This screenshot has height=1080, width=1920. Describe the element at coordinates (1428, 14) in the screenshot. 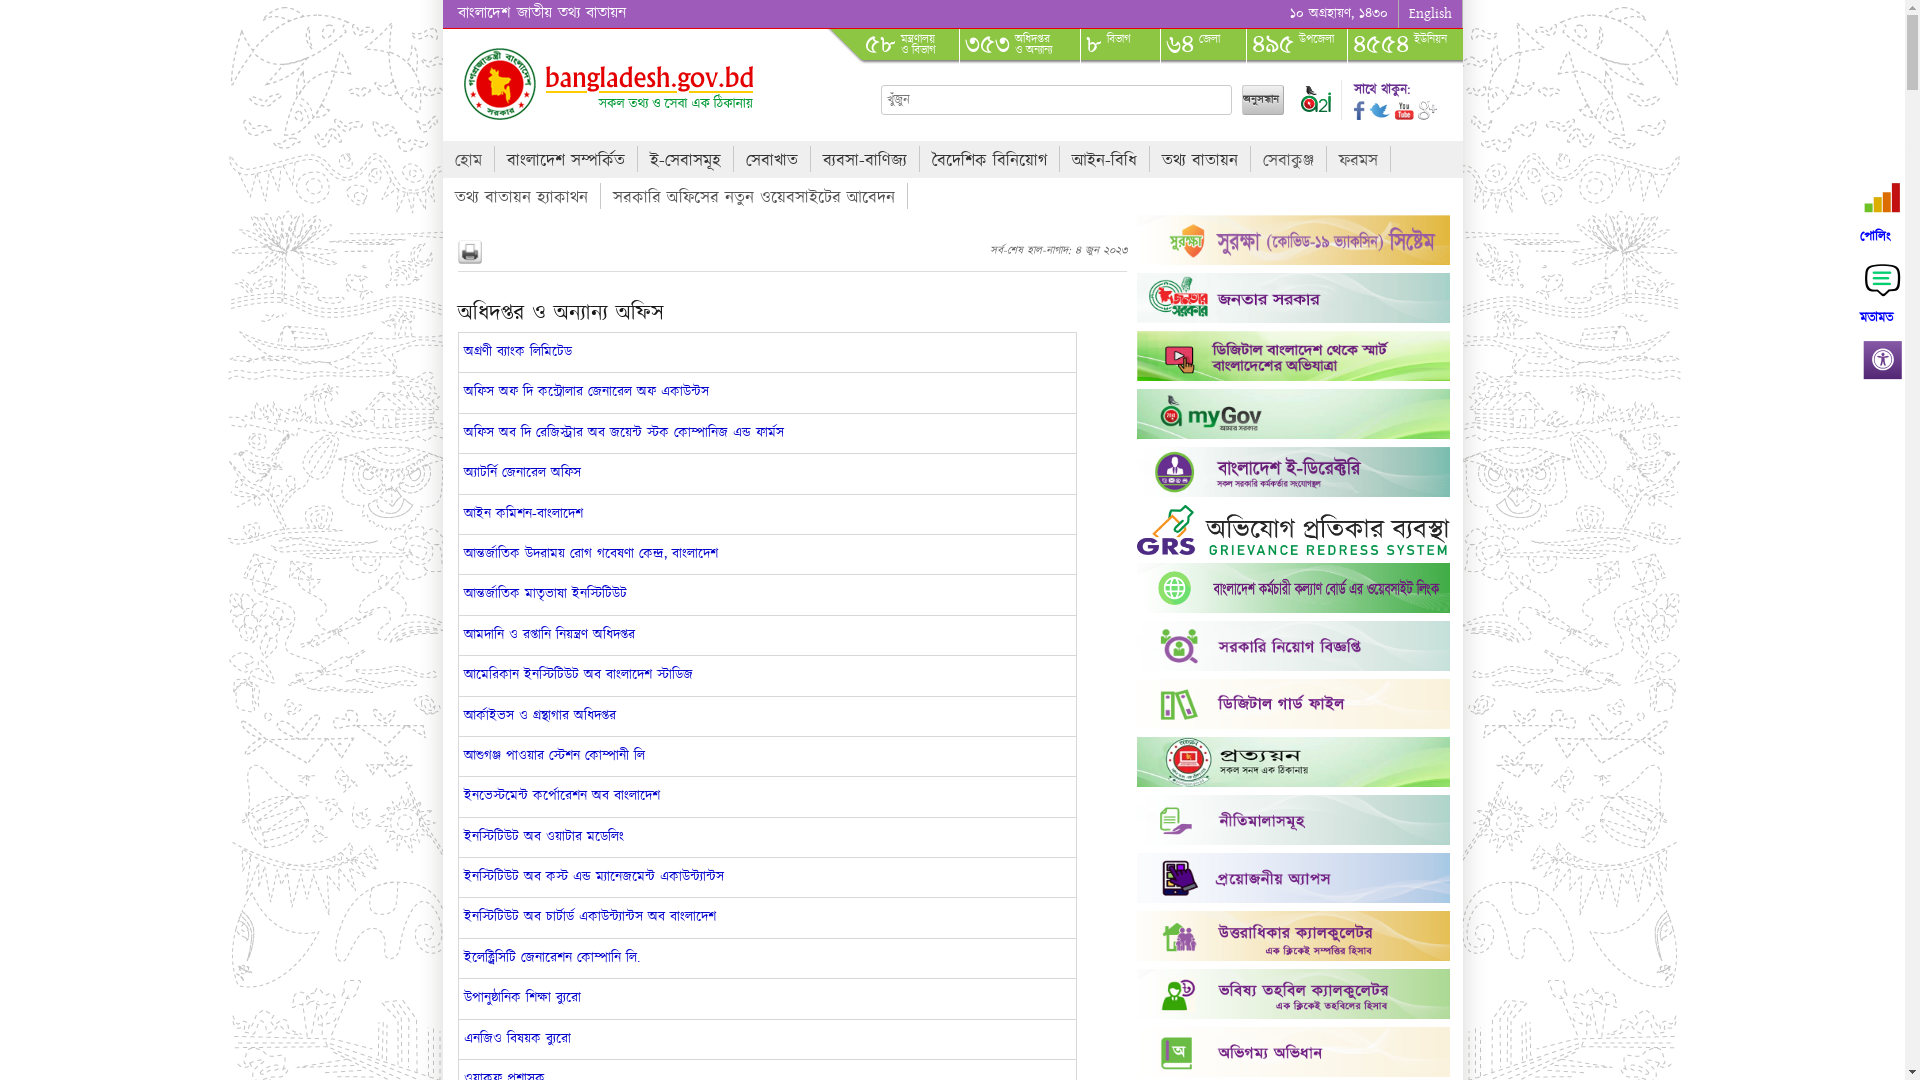

I see `'English'` at that location.